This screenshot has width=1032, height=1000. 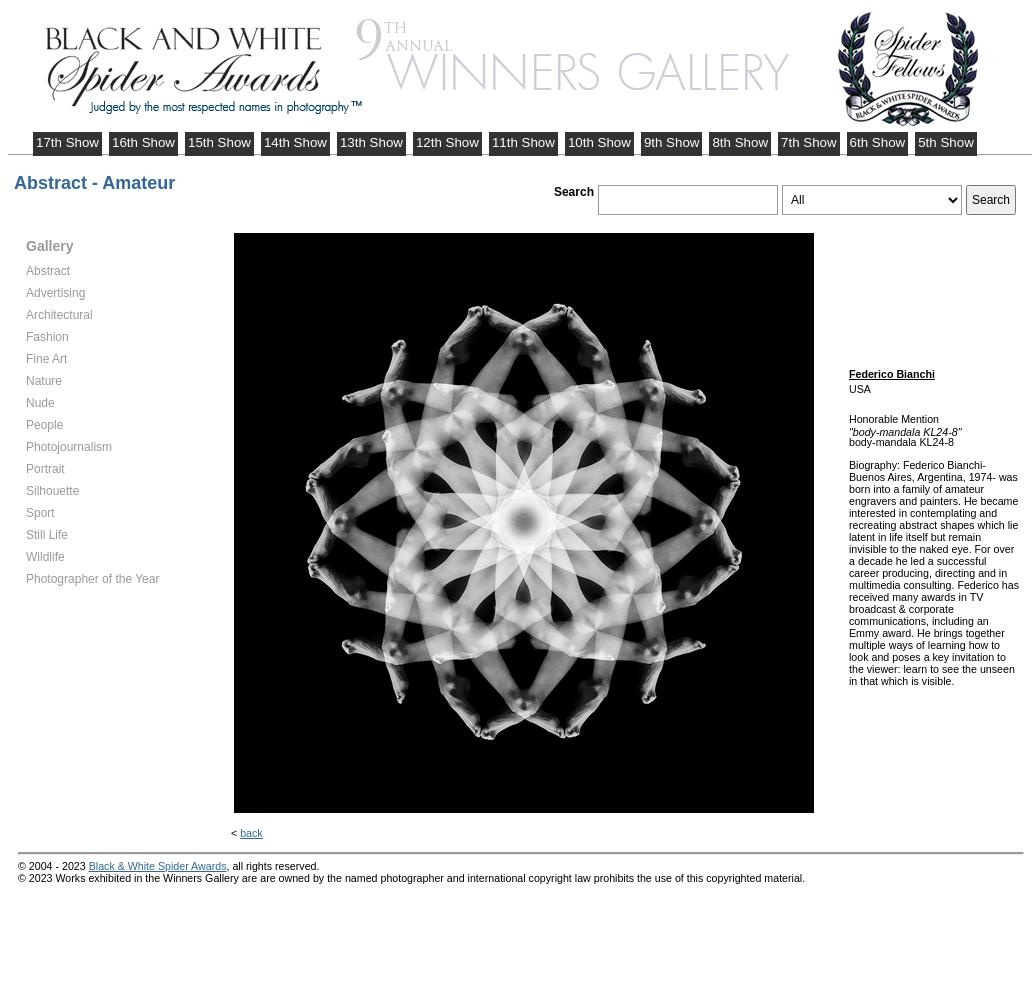 I want to click on '6th Show', so click(x=849, y=142).